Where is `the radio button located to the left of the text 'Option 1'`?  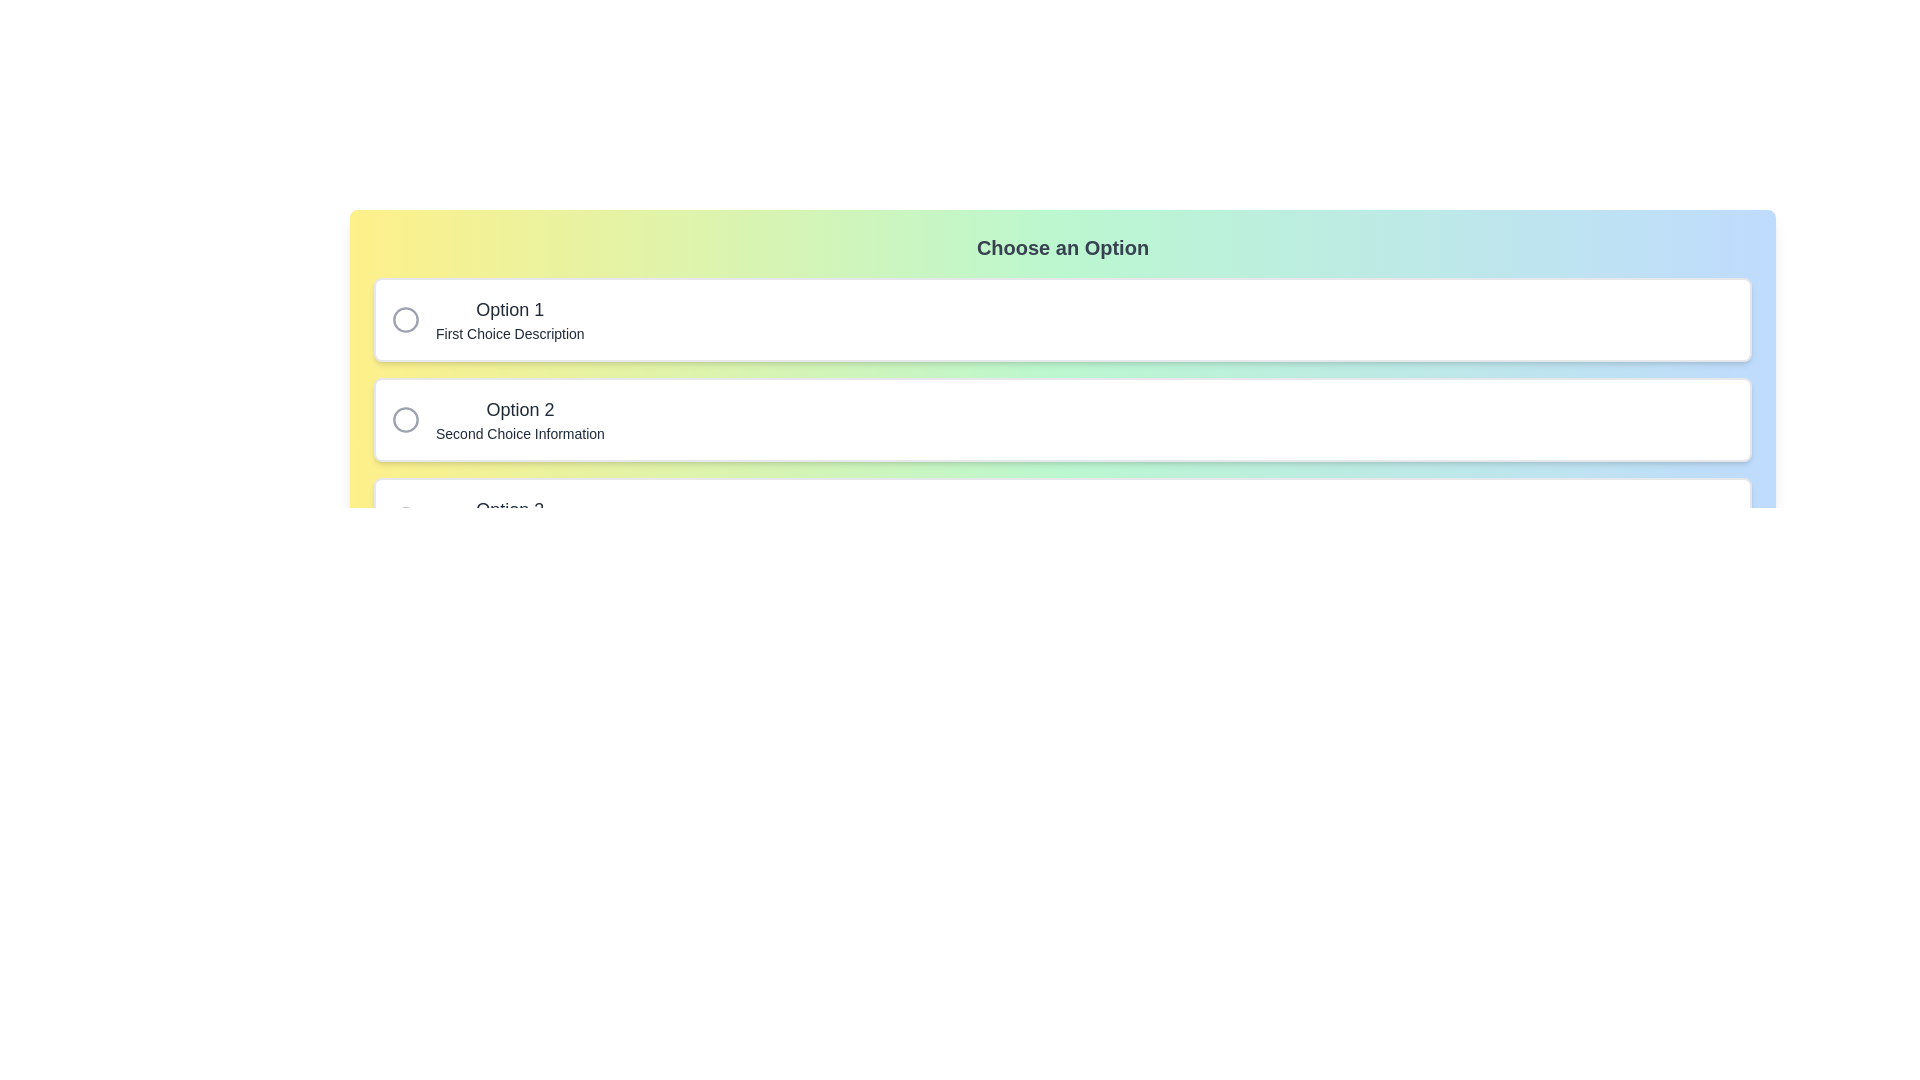
the radio button located to the left of the text 'Option 1' is located at coordinates (405, 319).